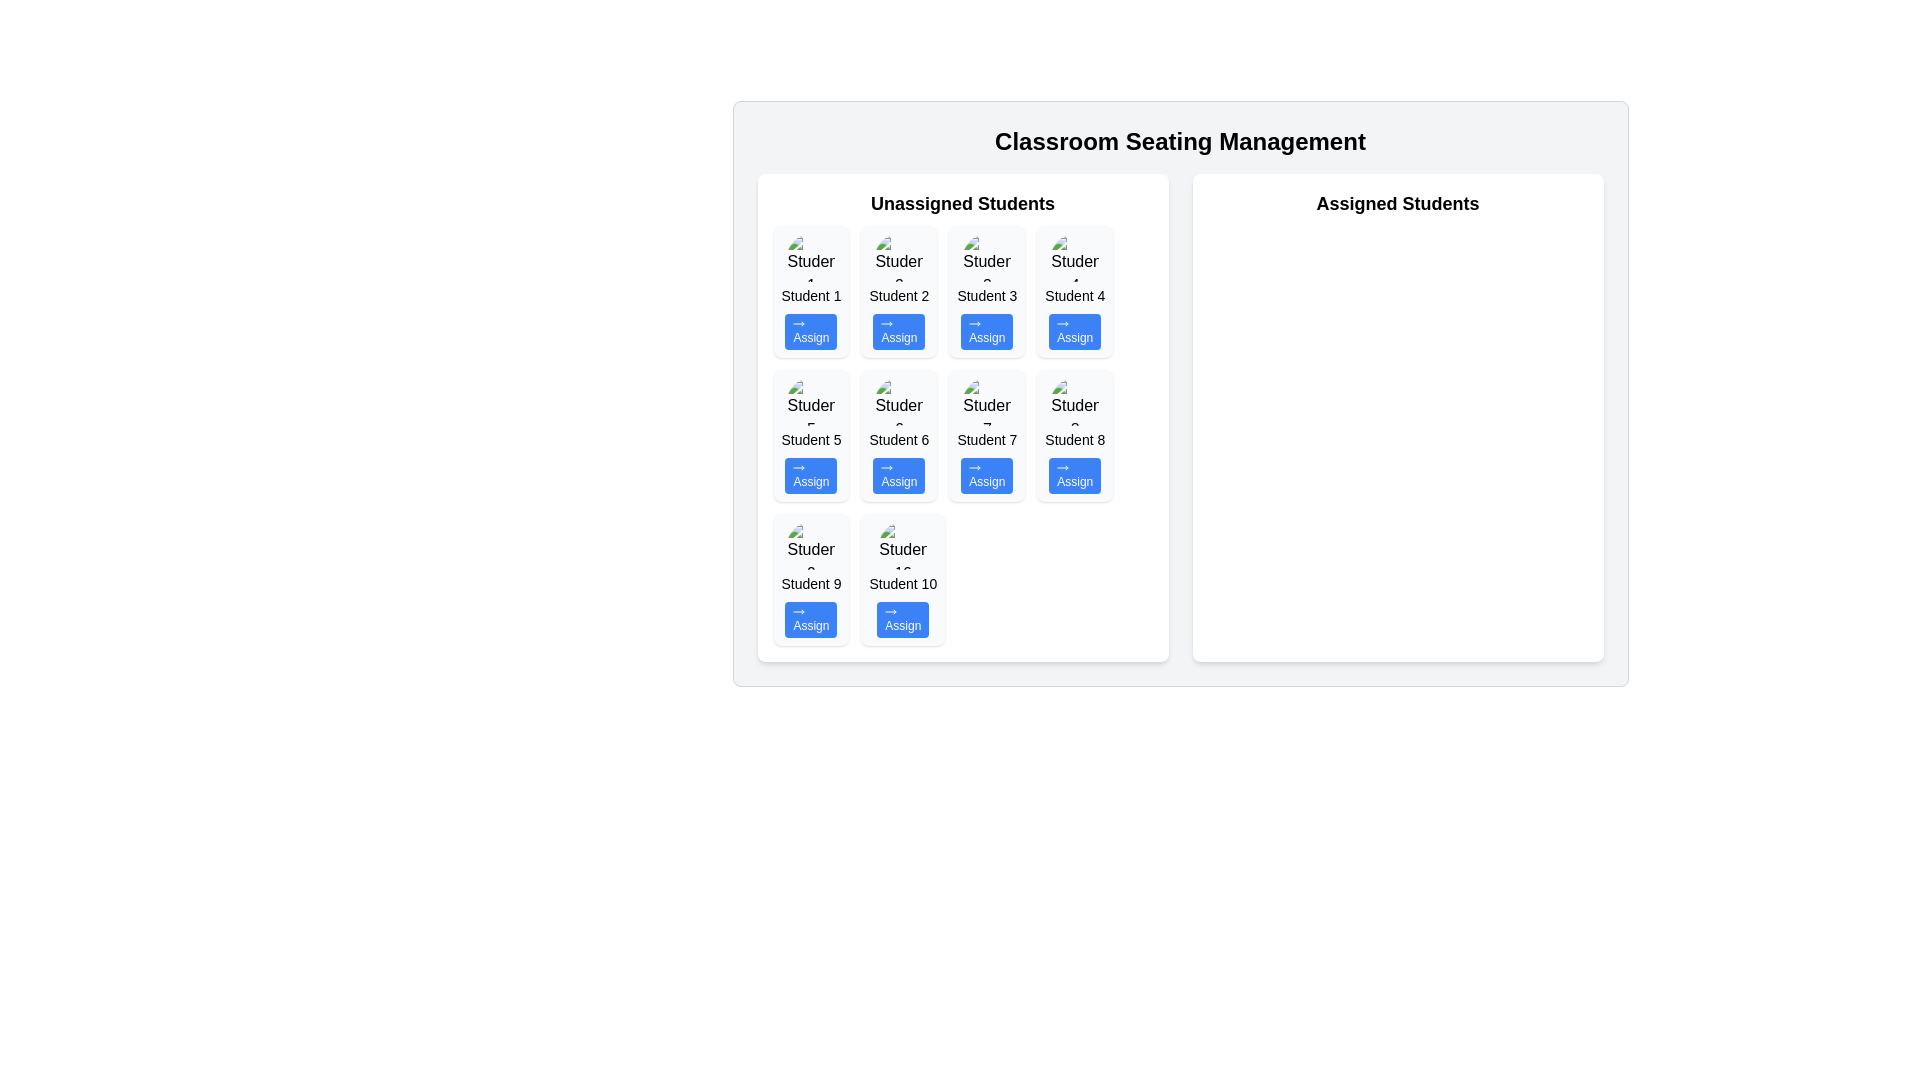 The image size is (1920, 1080). I want to click on the static text label displaying 'Student 1', which is located in the first card of the 'Unassigned Students' section, positioned below an image and above the 'Assign' button, so click(811, 296).